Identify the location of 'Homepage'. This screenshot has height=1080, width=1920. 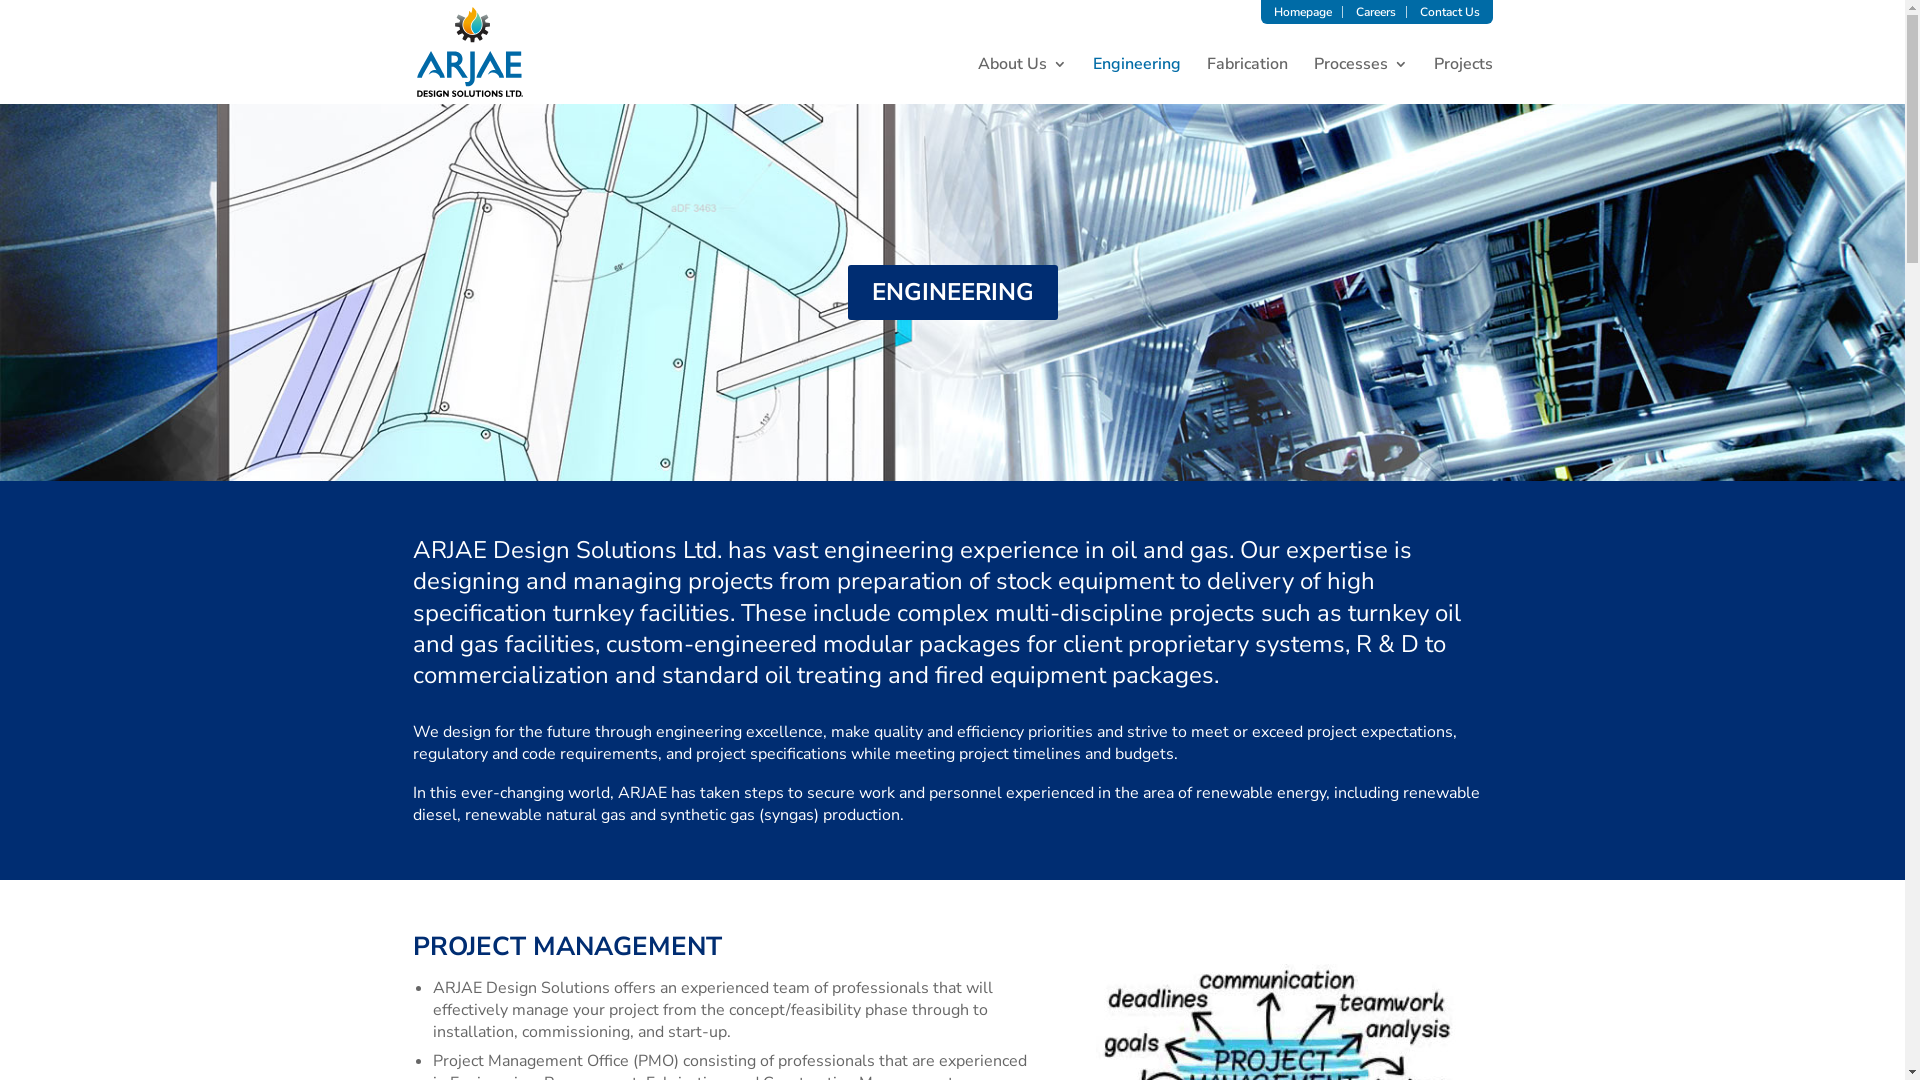
(1302, 11).